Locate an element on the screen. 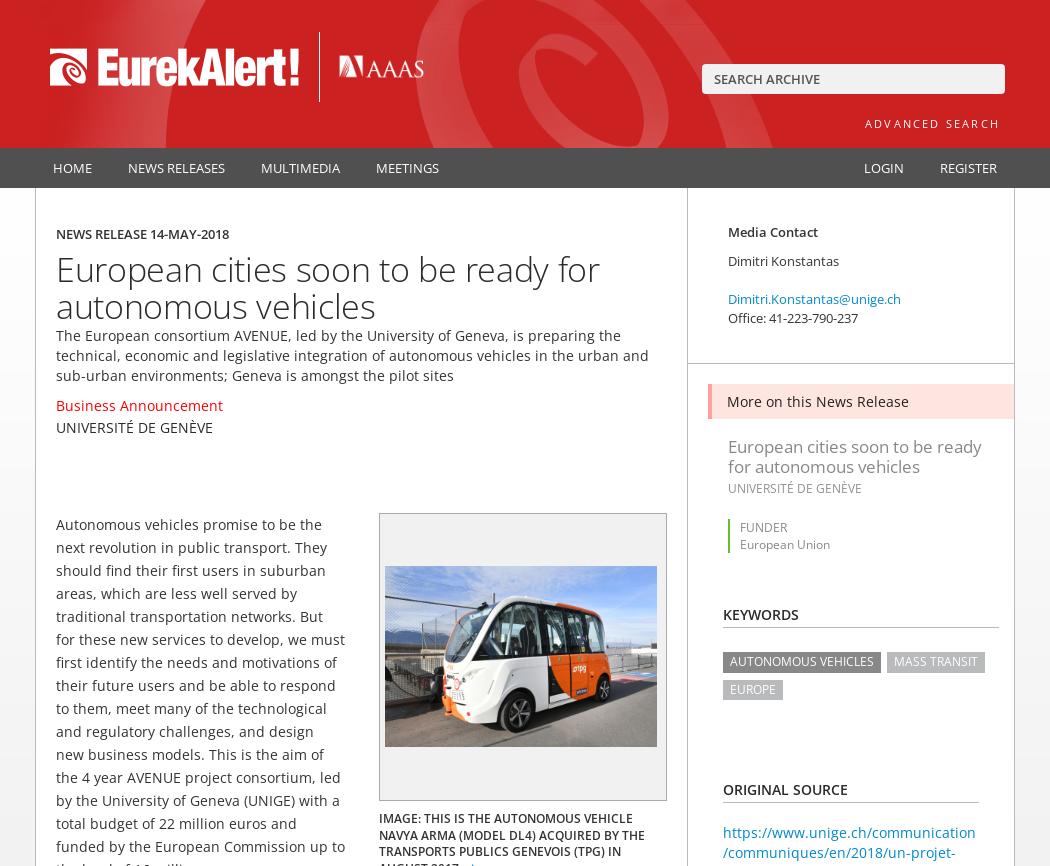 This screenshot has height=866, width=1050. 'Advanced Search' is located at coordinates (932, 123).